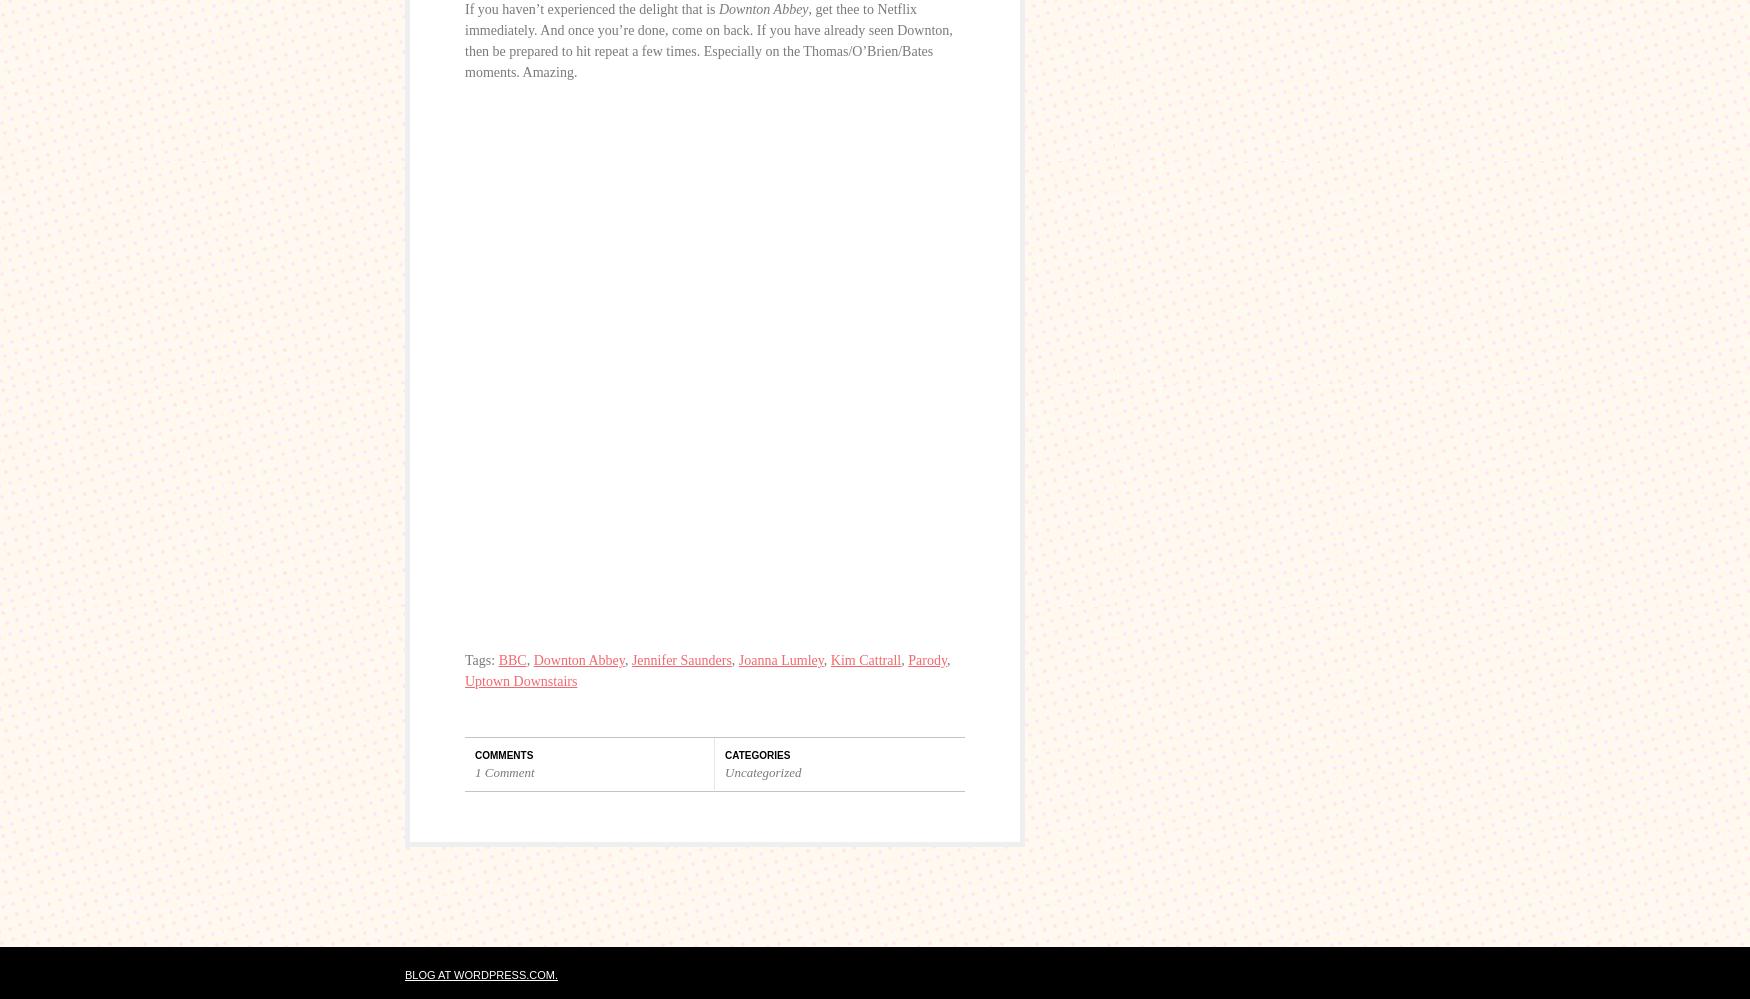  What do you see at coordinates (519, 681) in the screenshot?
I see `'Uptown Downstairs'` at bounding box center [519, 681].